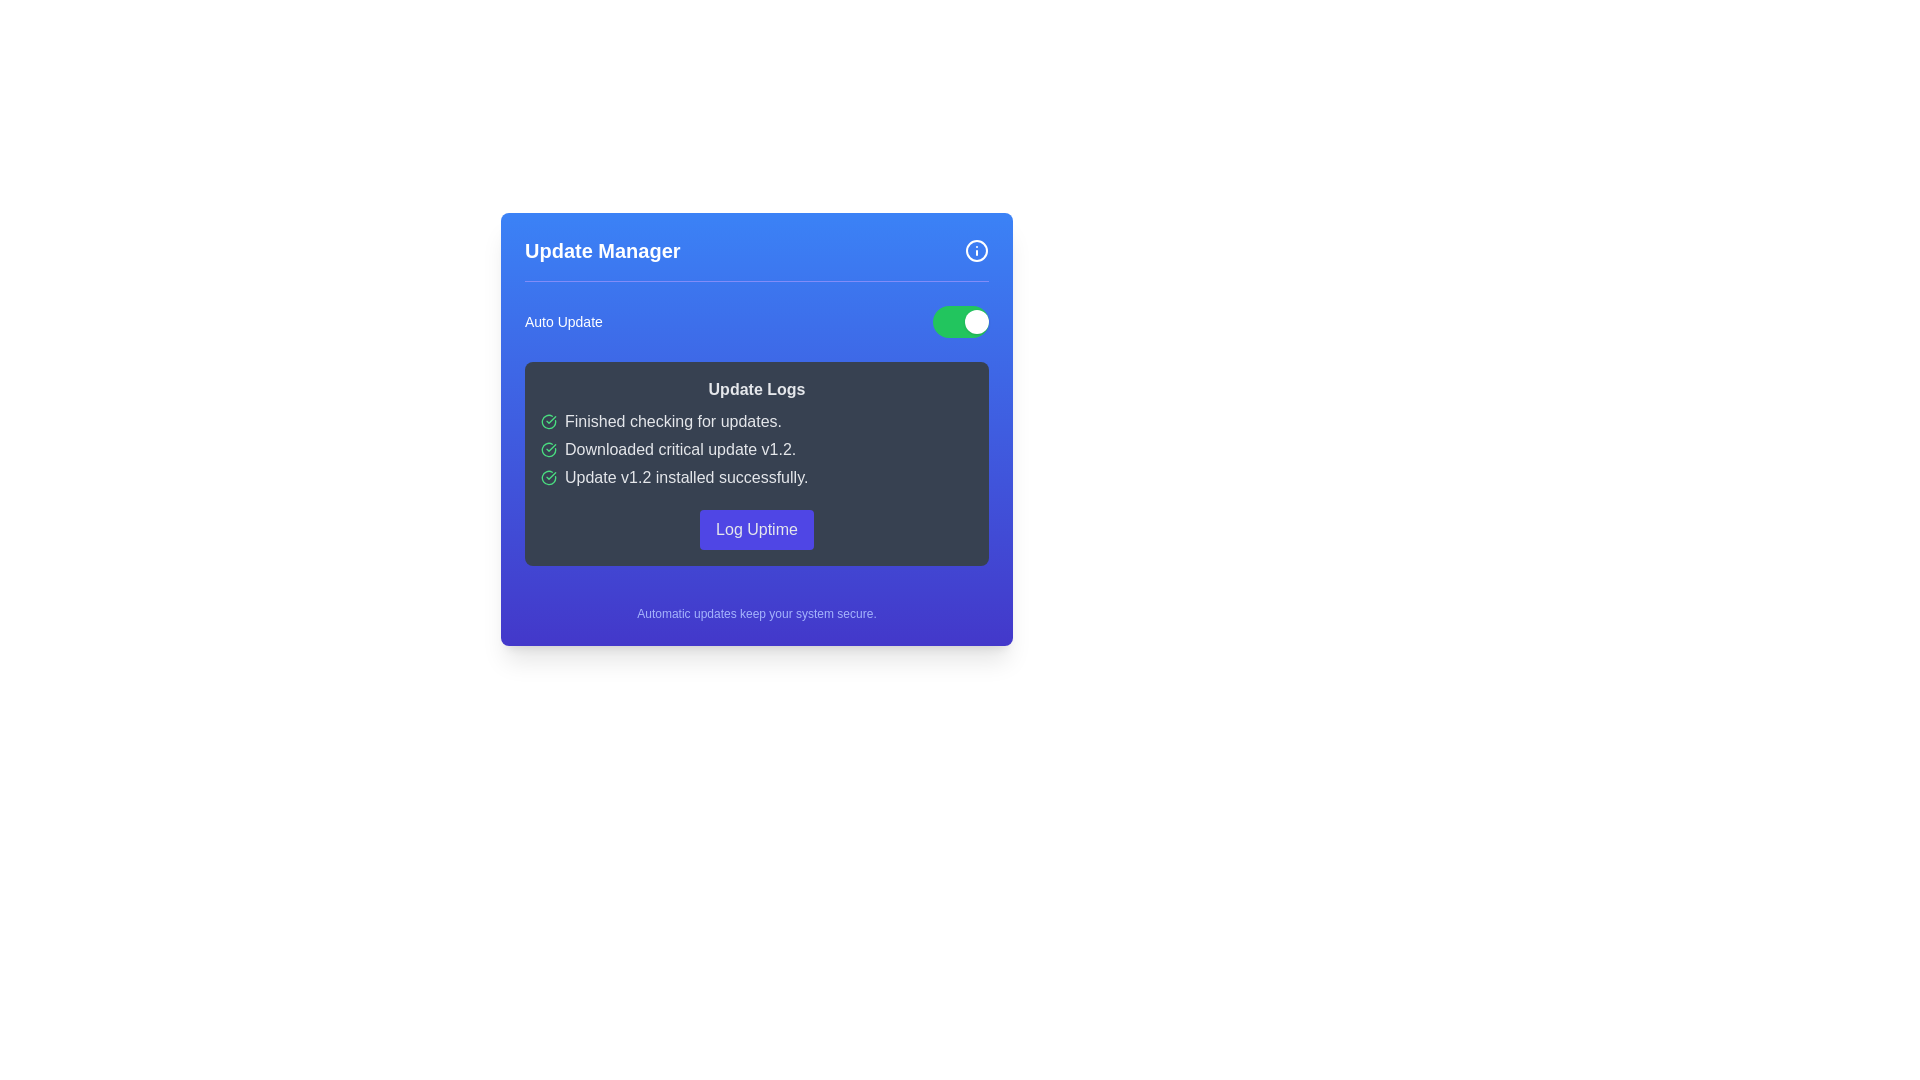  What do you see at coordinates (756, 612) in the screenshot?
I see `the static text label displaying 'Automatic updates keep your system secure.' which is located at the bottom of the update manager card, directly below the 'Log Uptime' button` at bounding box center [756, 612].